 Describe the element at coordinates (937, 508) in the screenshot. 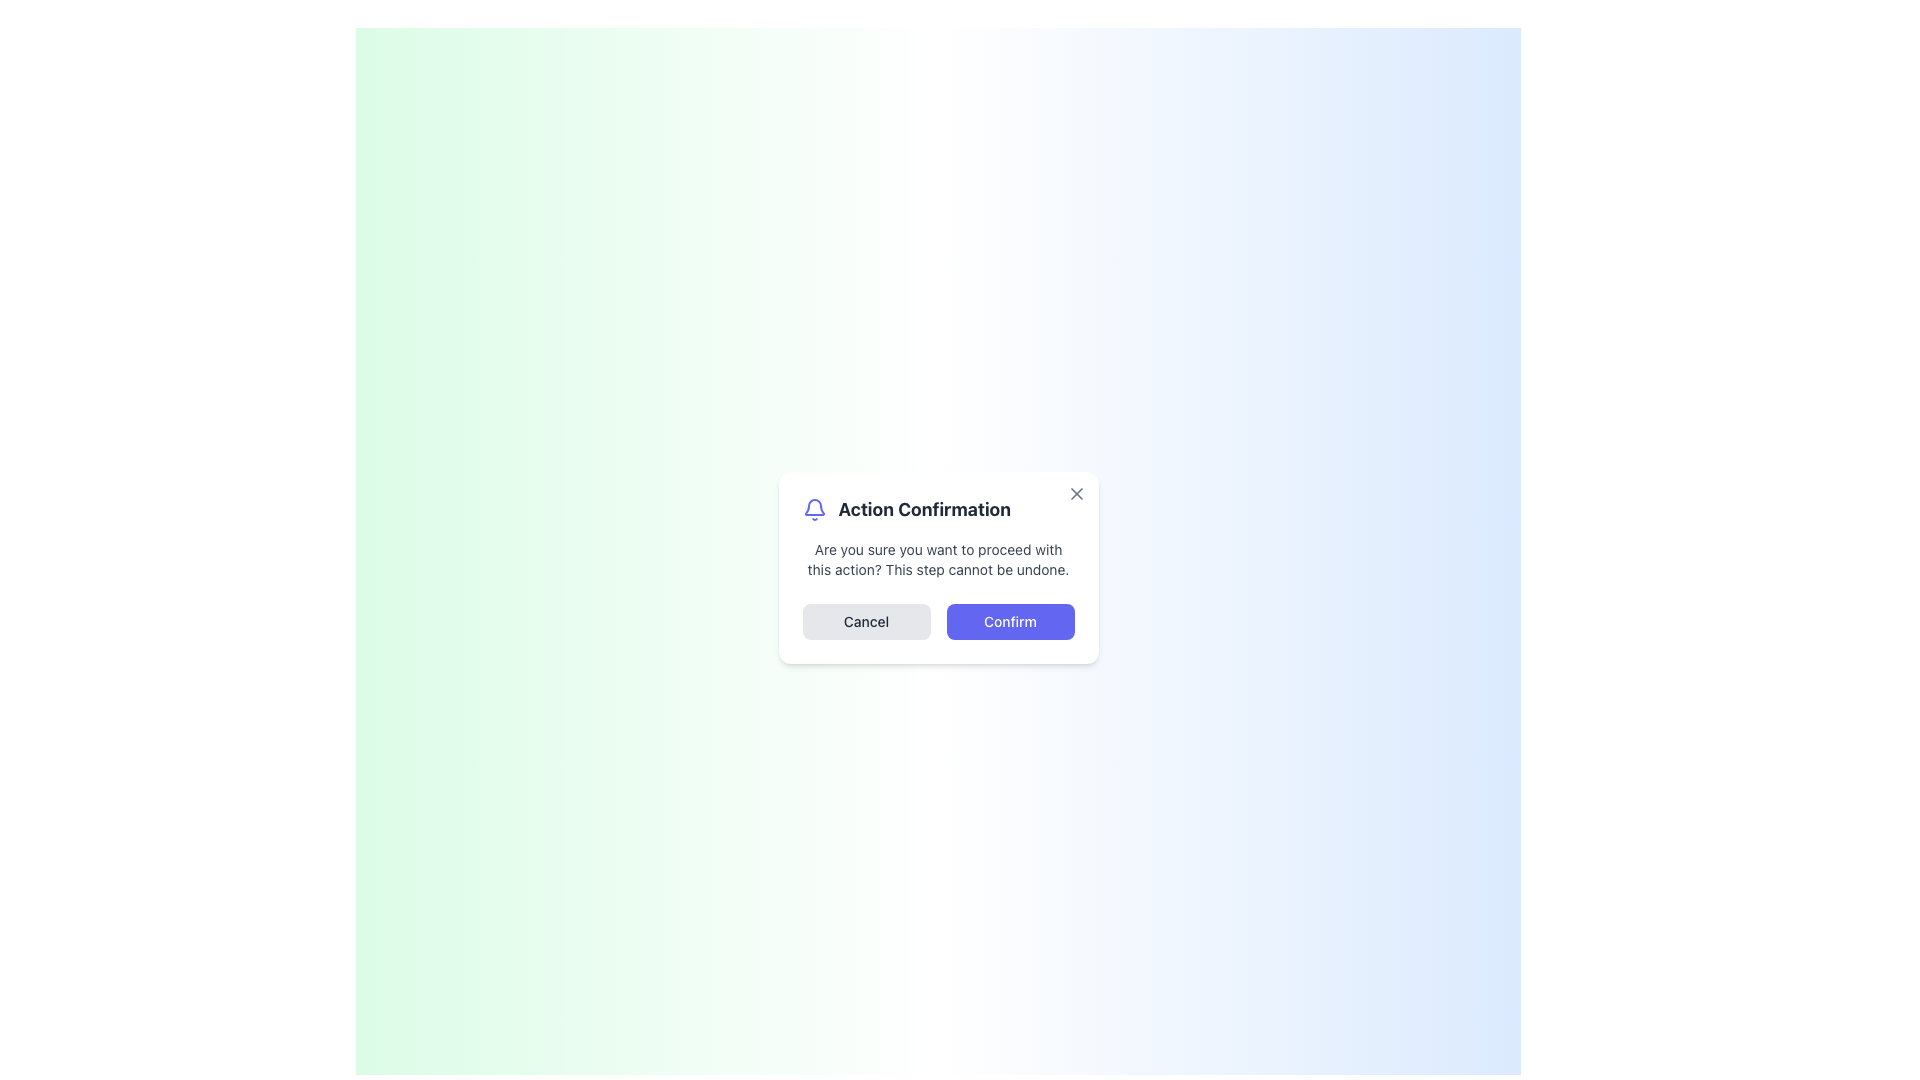

I see `the header label with icon of the confirmation modal, which is positioned at the top of the modal dialog` at that location.